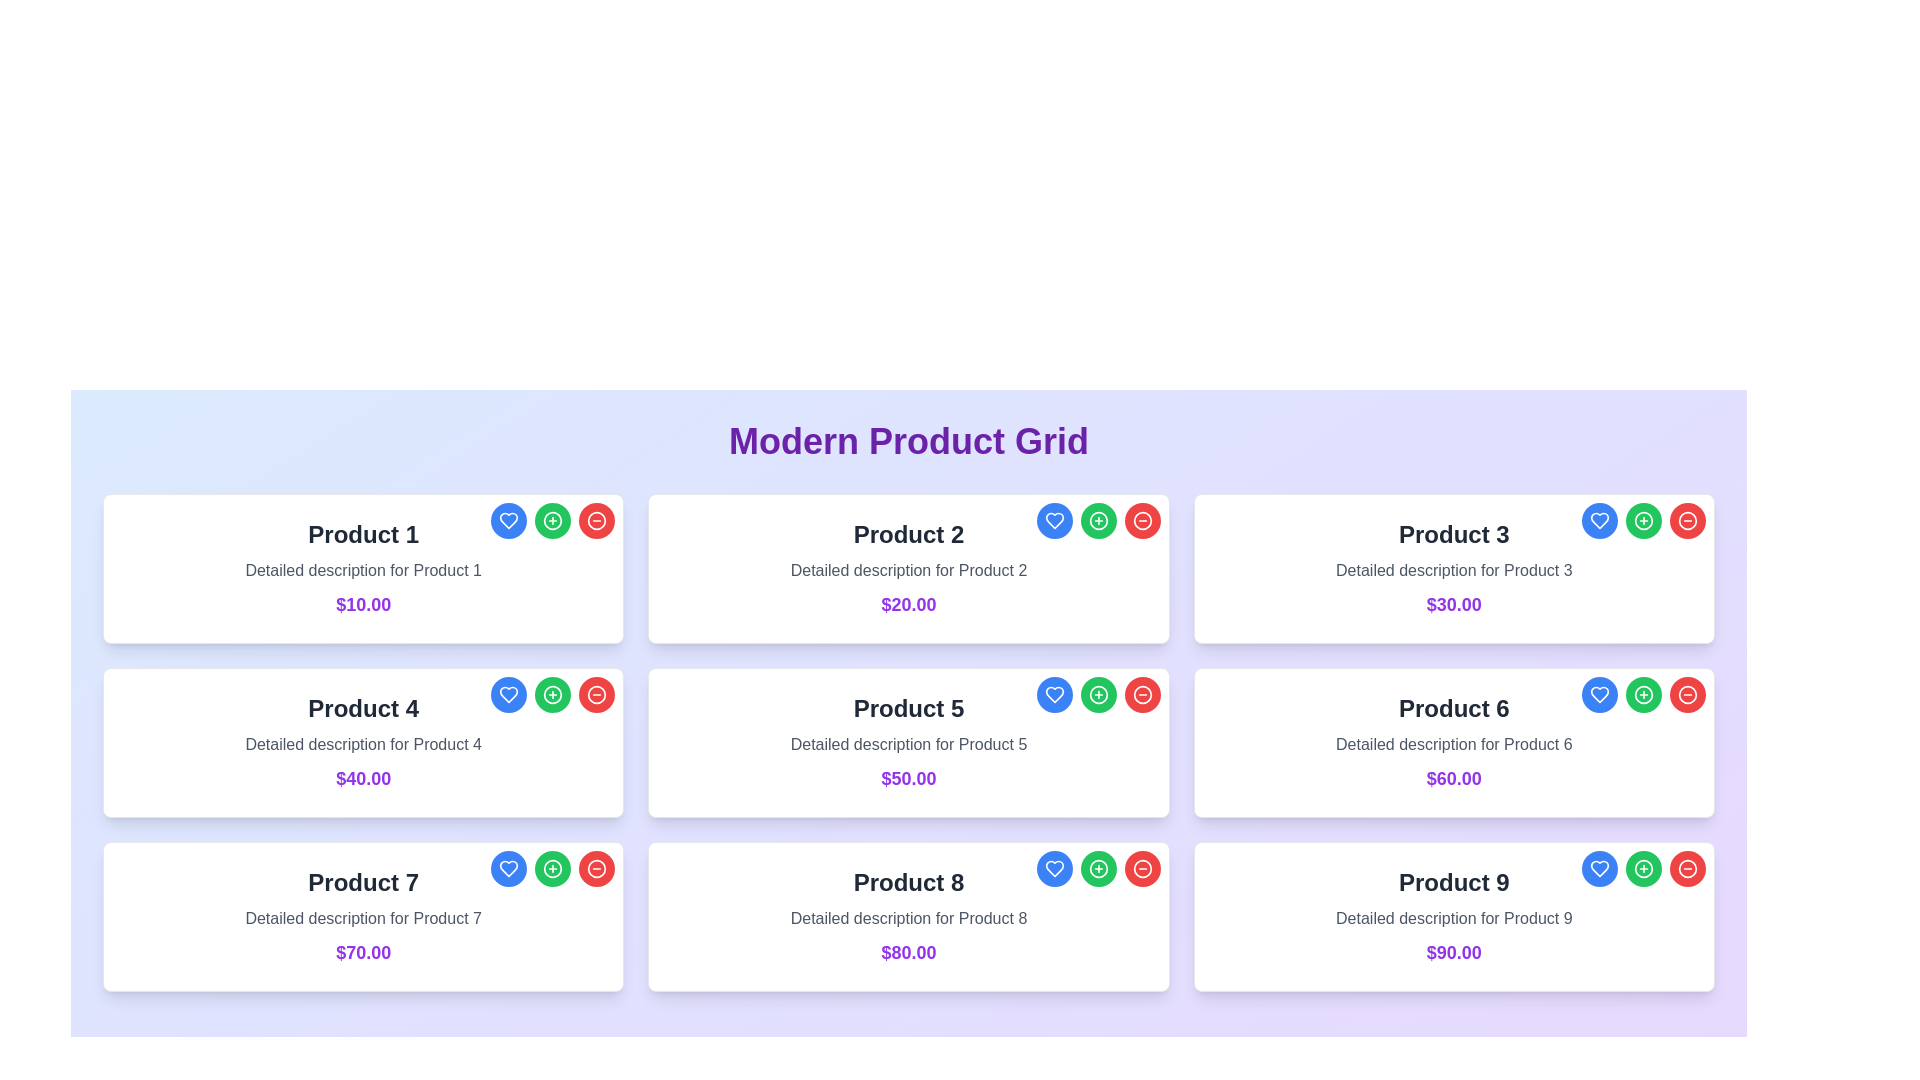 The image size is (1920, 1080). Describe the element at coordinates (363, 744) in the screenshot. I see `description provided by the text label for 'Product 4', which is positioned below the title and above the price label` at that location.